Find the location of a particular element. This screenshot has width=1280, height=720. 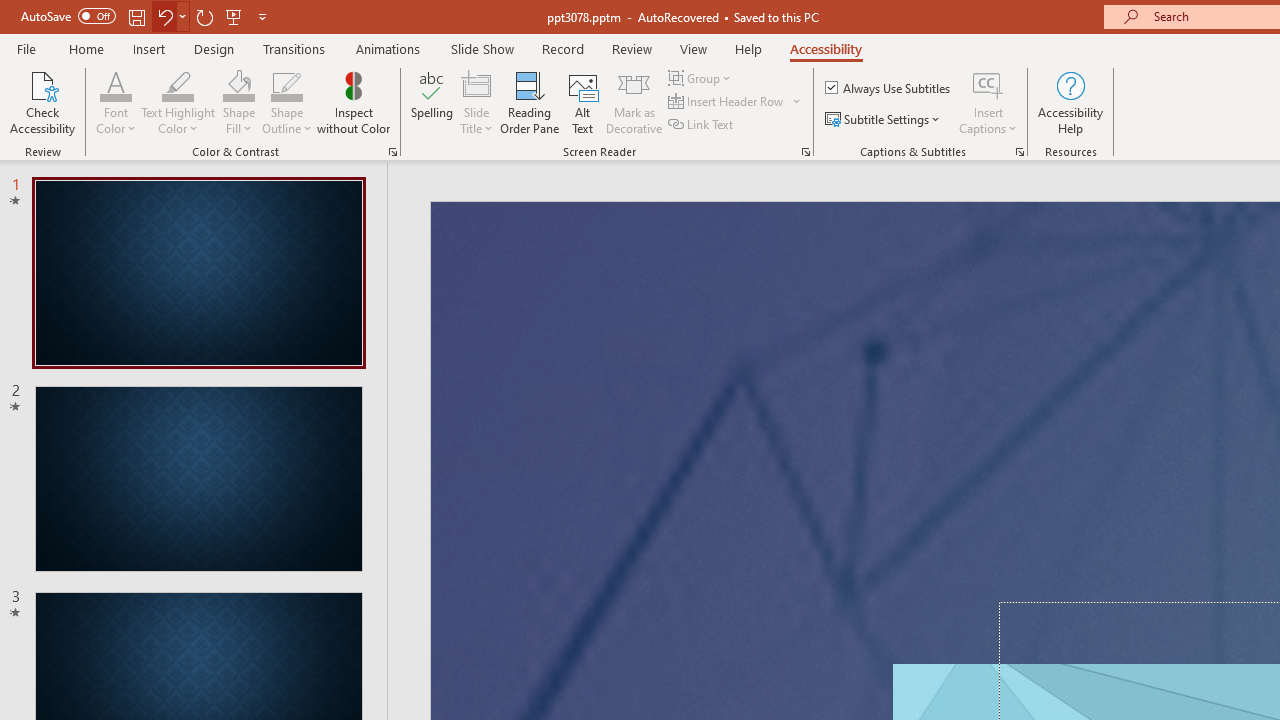

'Captions & Subtitles' is located at coordinates (1020, 150).